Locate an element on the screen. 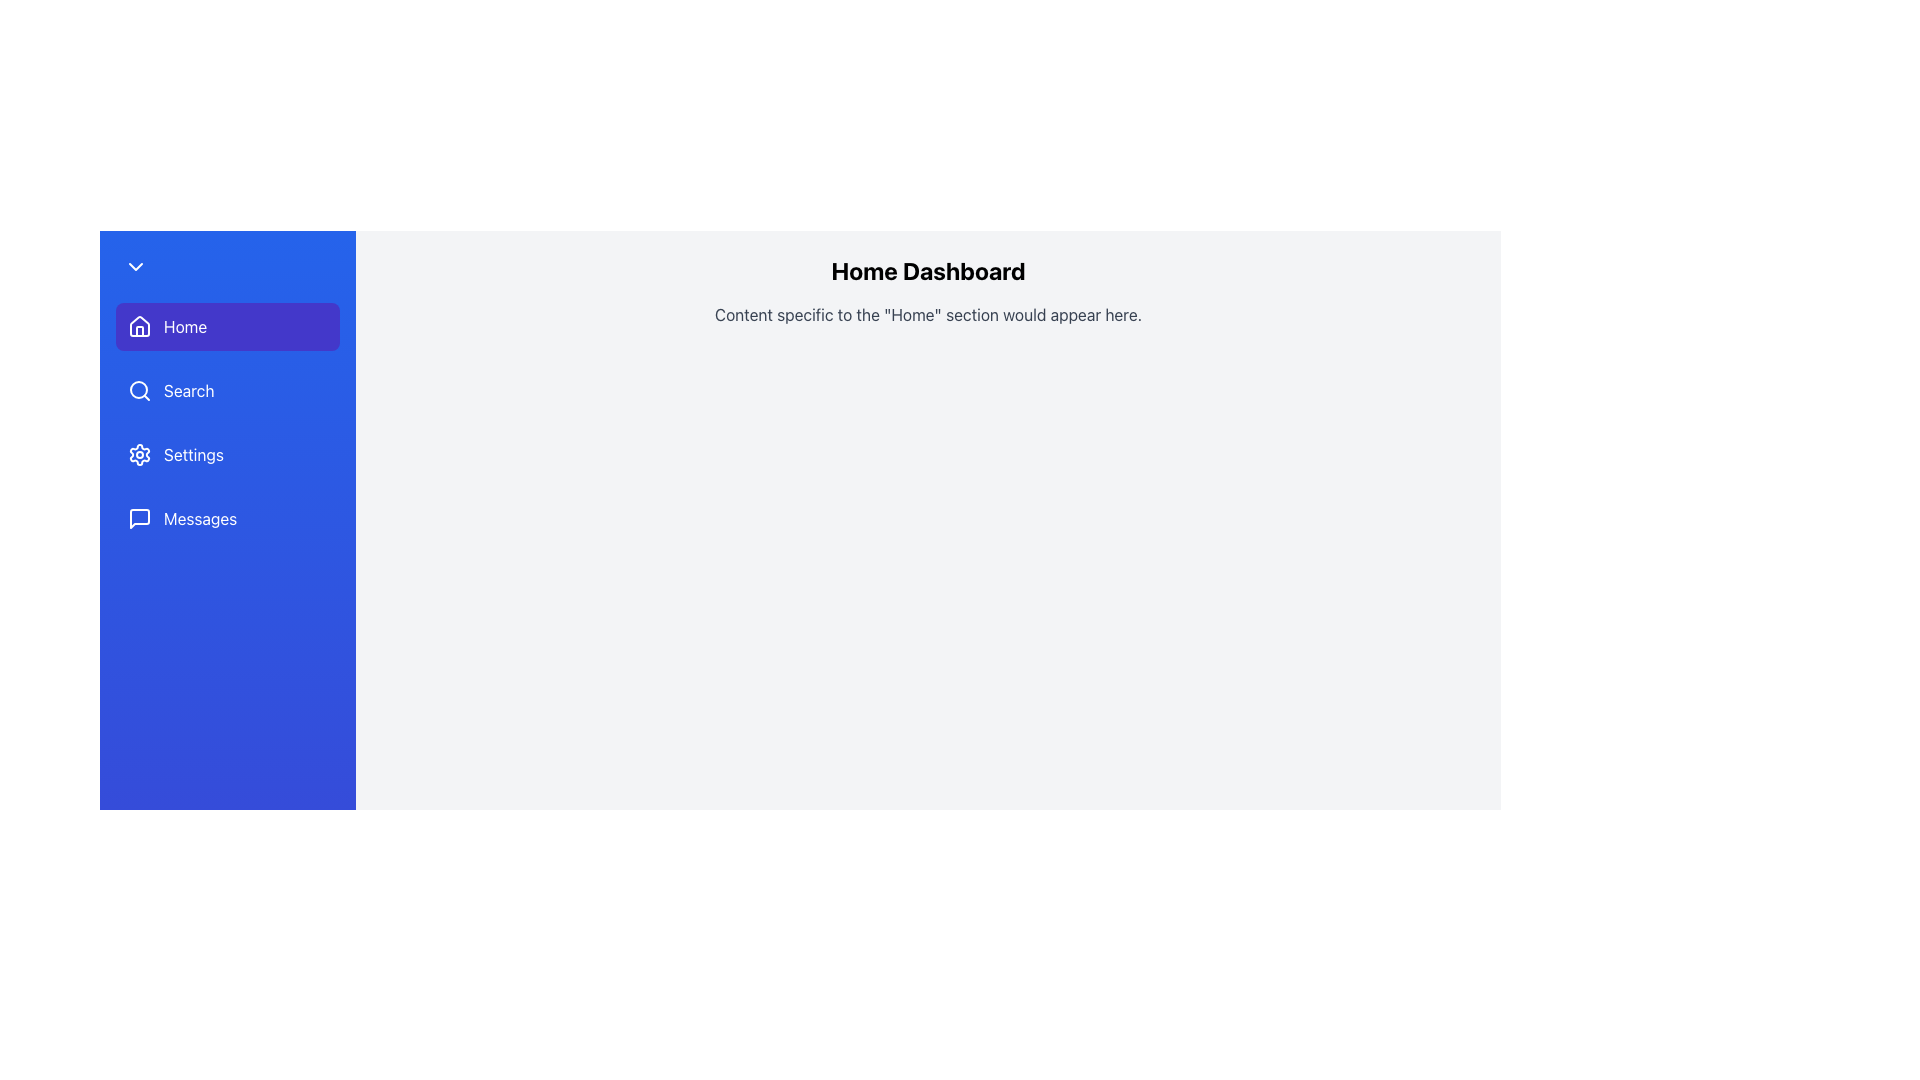 The width and height of the screenshot is (1920, 1080). the navigation button located below the 'Home' button and above the 'Settings' button is located at coordinates (227, 390).